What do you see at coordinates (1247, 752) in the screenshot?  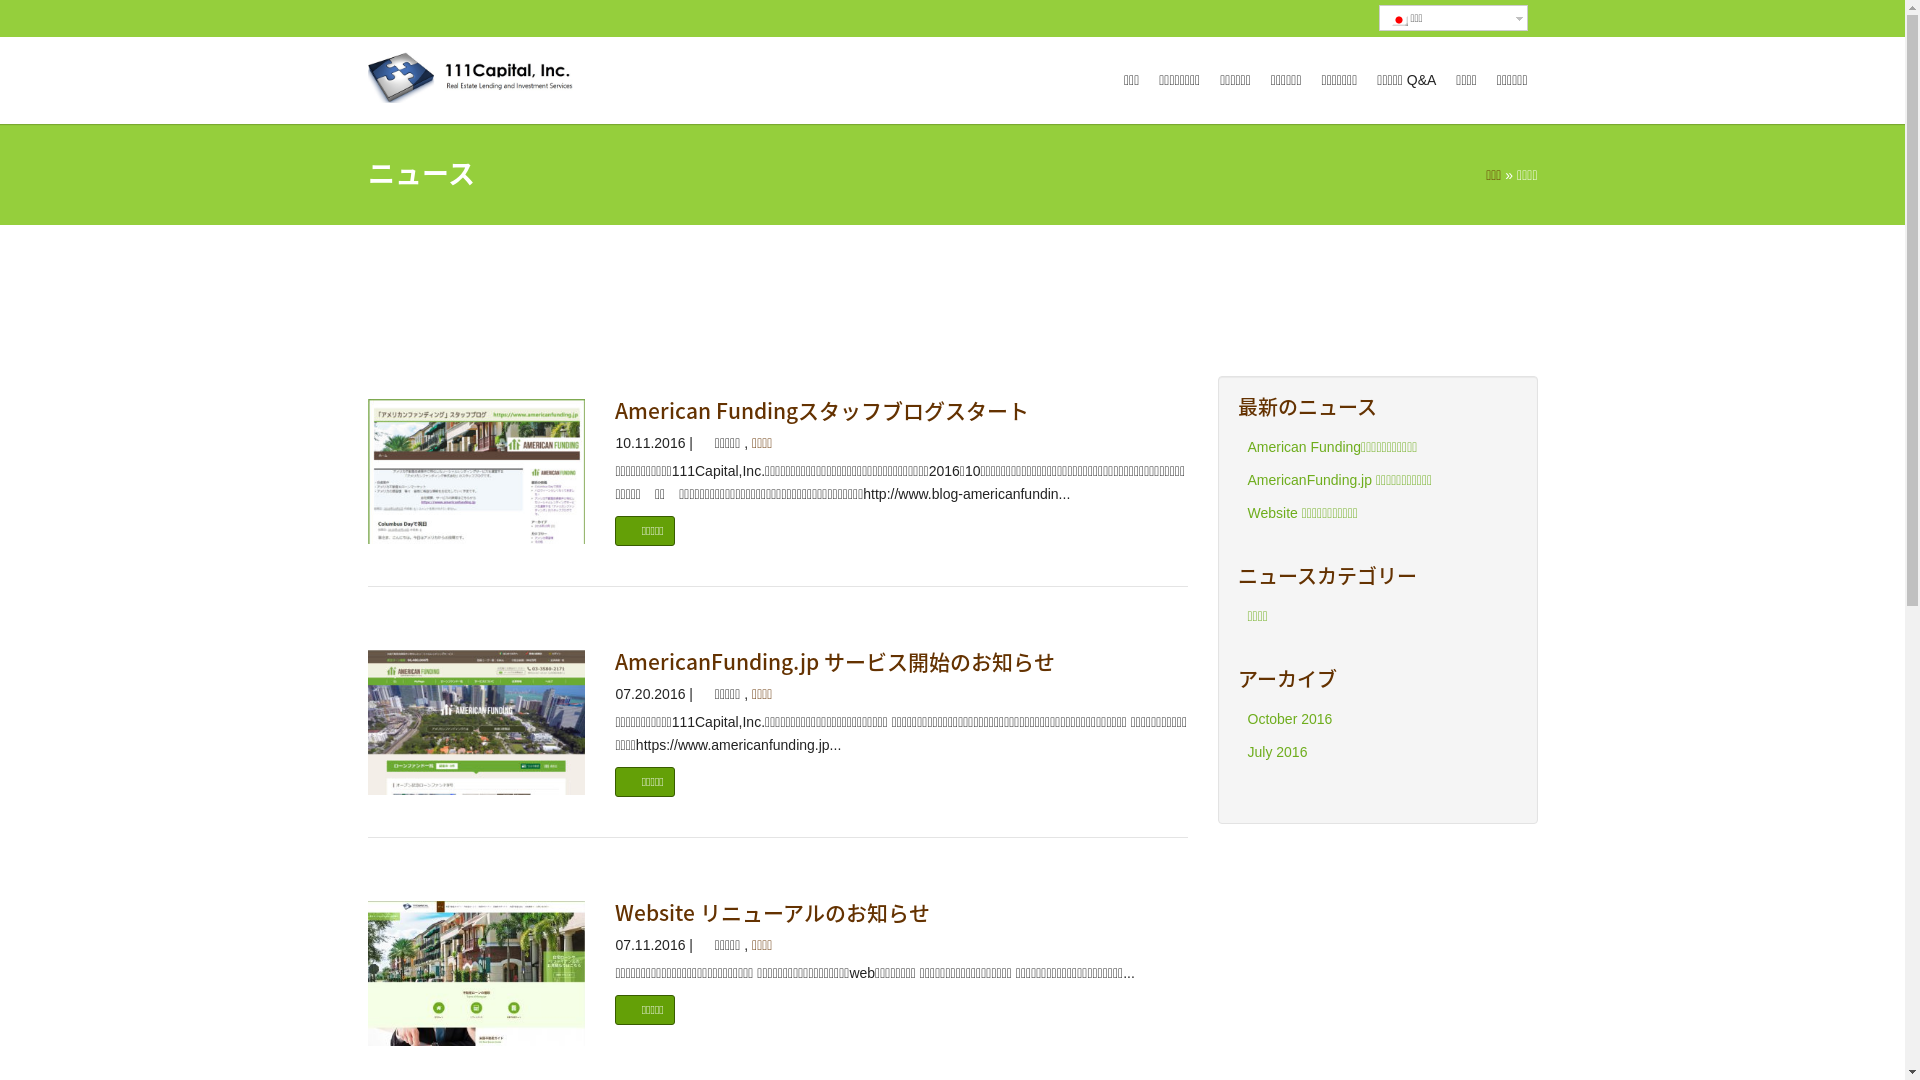 I see `'July 2016'` at bounding box center [1247, 752].